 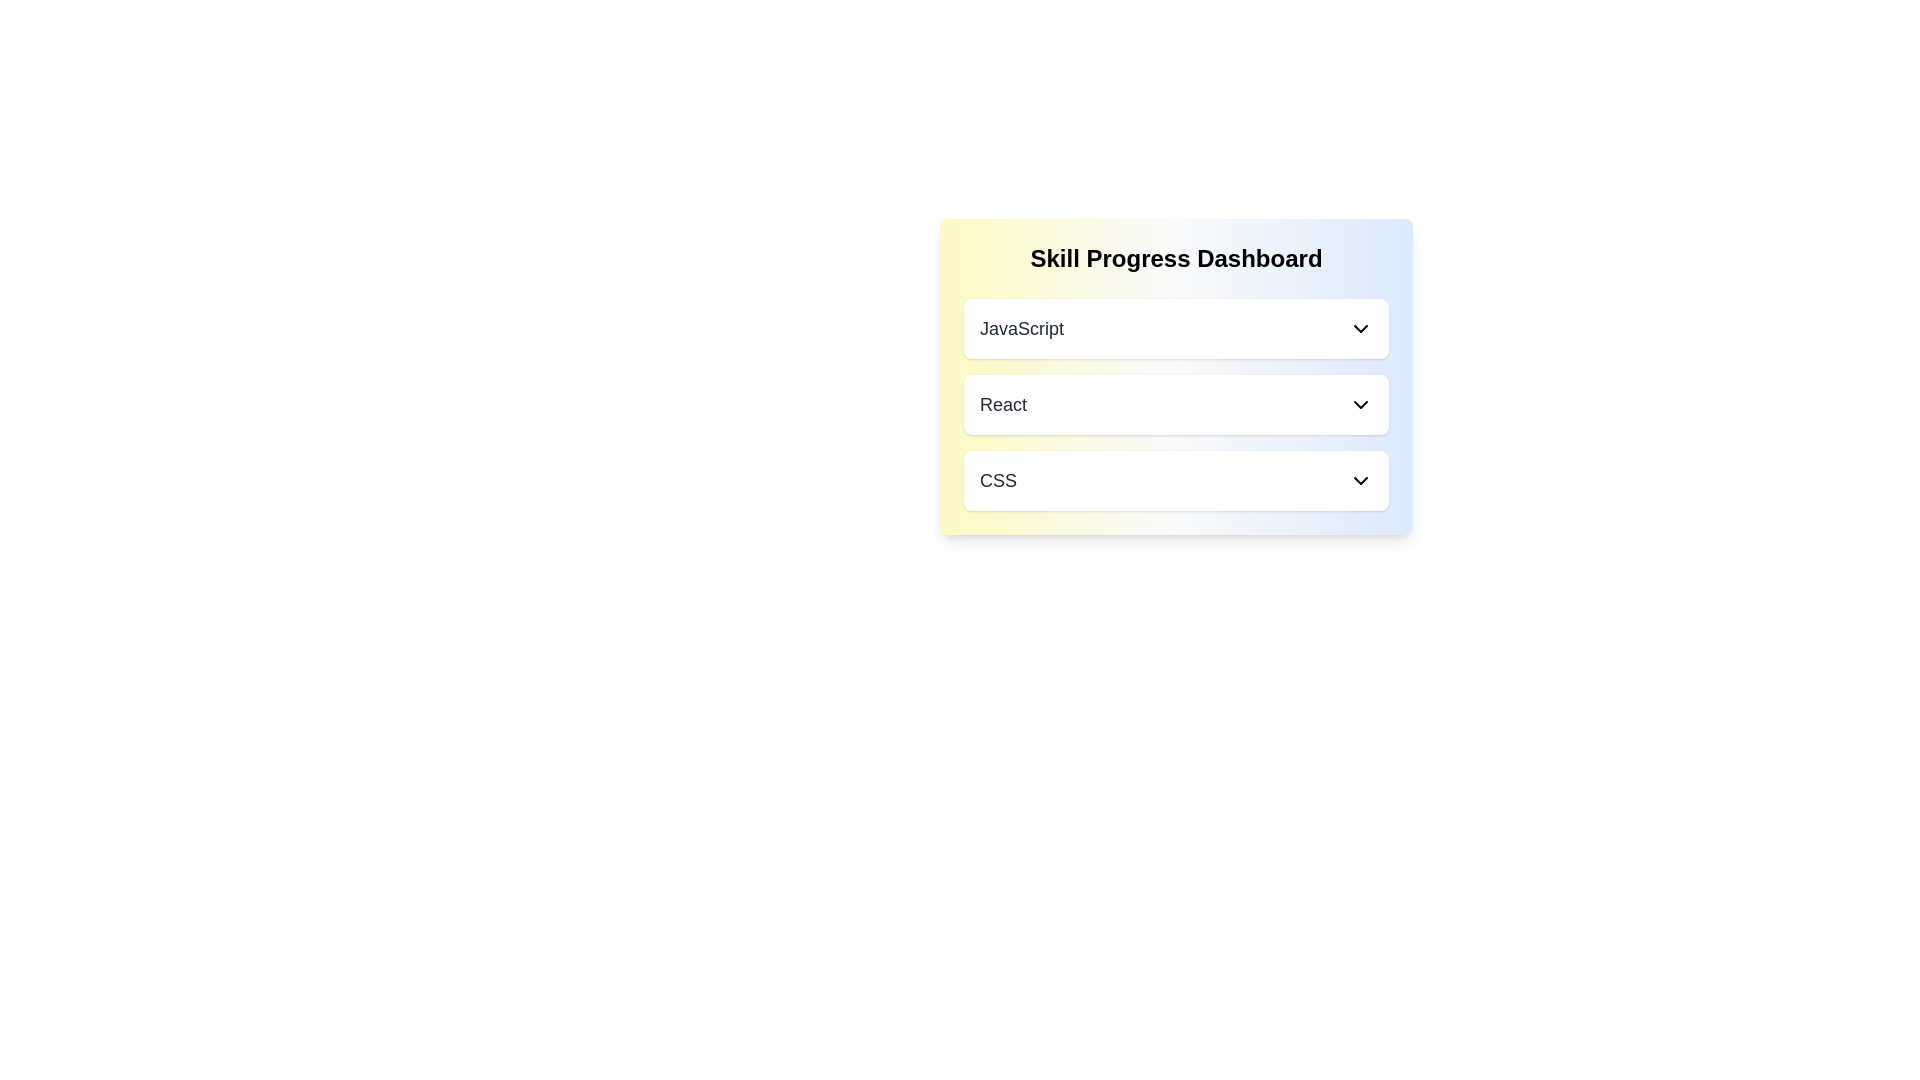 What do you see at coordinates (1176, 377) in the screenshot?
I see `the second skill entry labeled 'React' in the vertically stacked skill list of the 'Skill Progress Dashboard' card` at bounding box center [1176, 377].